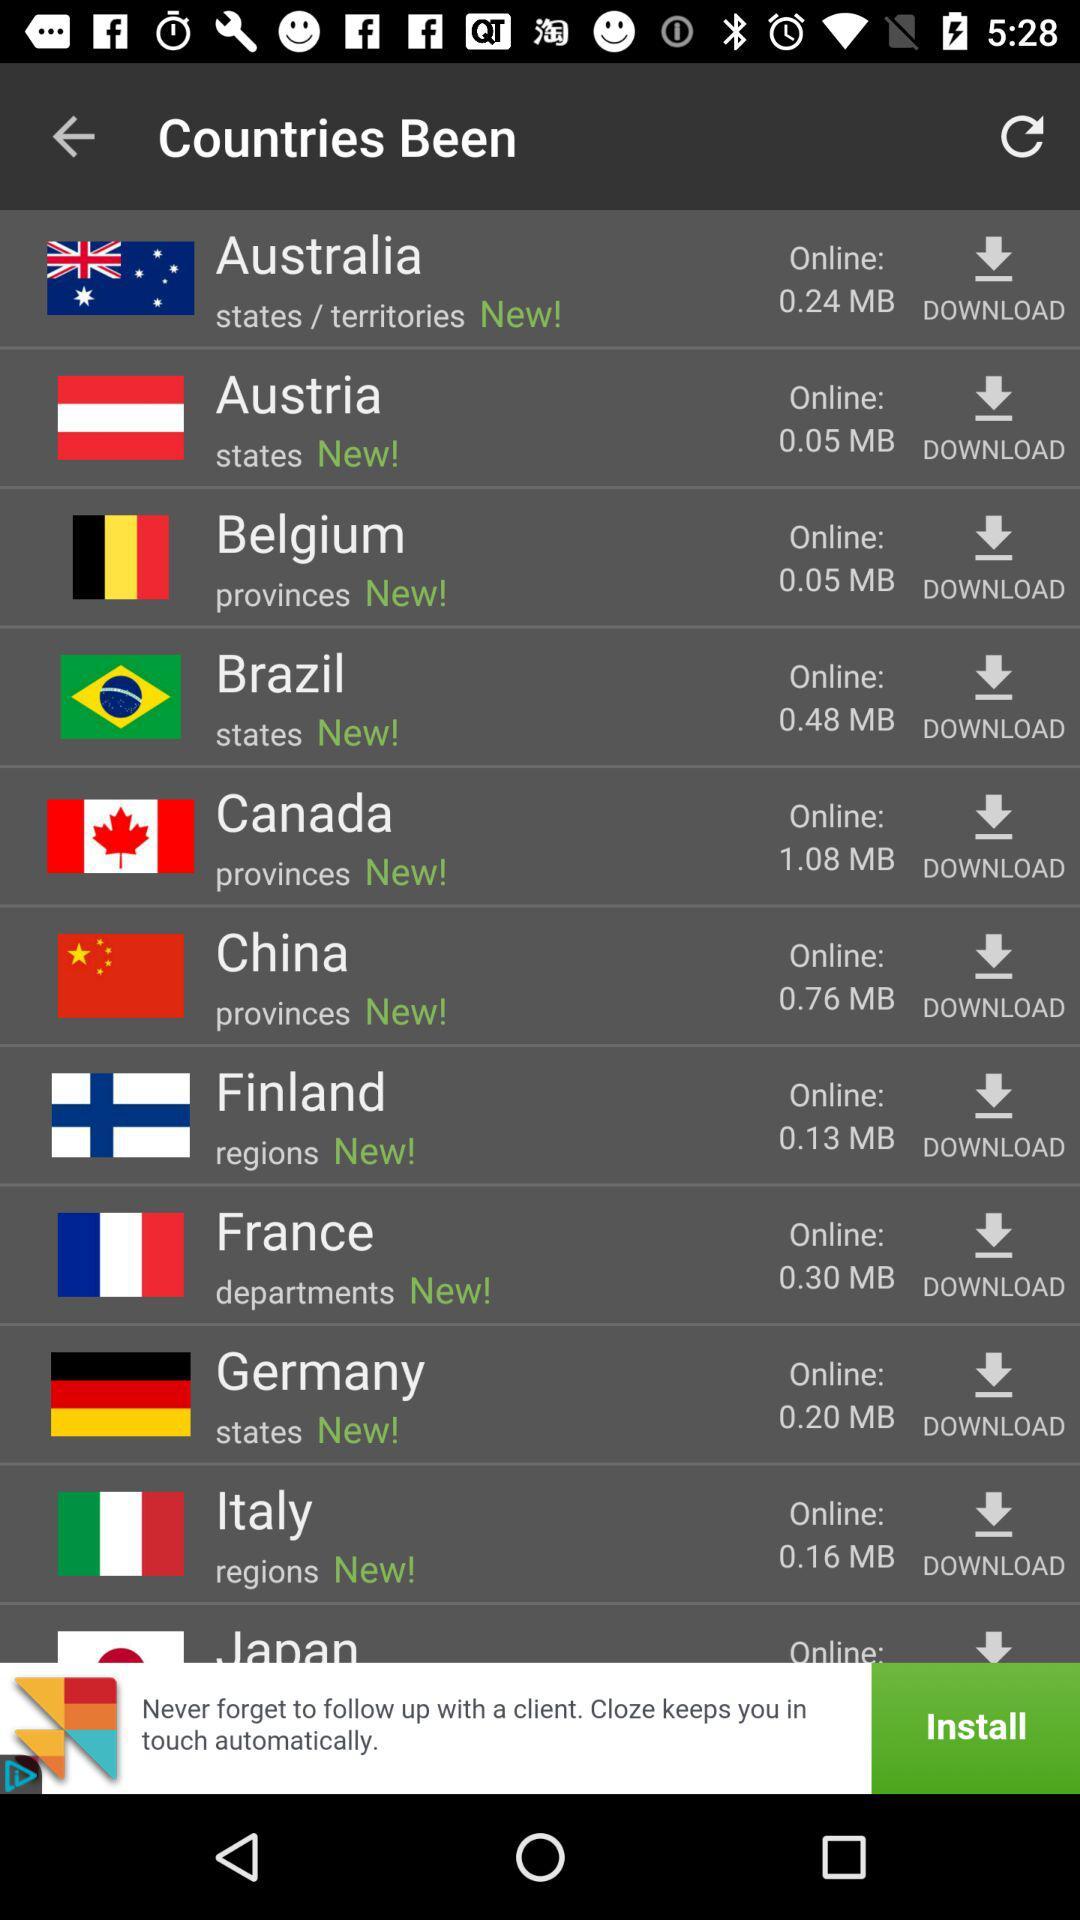 The image size is (1080, 1920). I want to click on he can activate the simple voice command, so click(993, 1515).